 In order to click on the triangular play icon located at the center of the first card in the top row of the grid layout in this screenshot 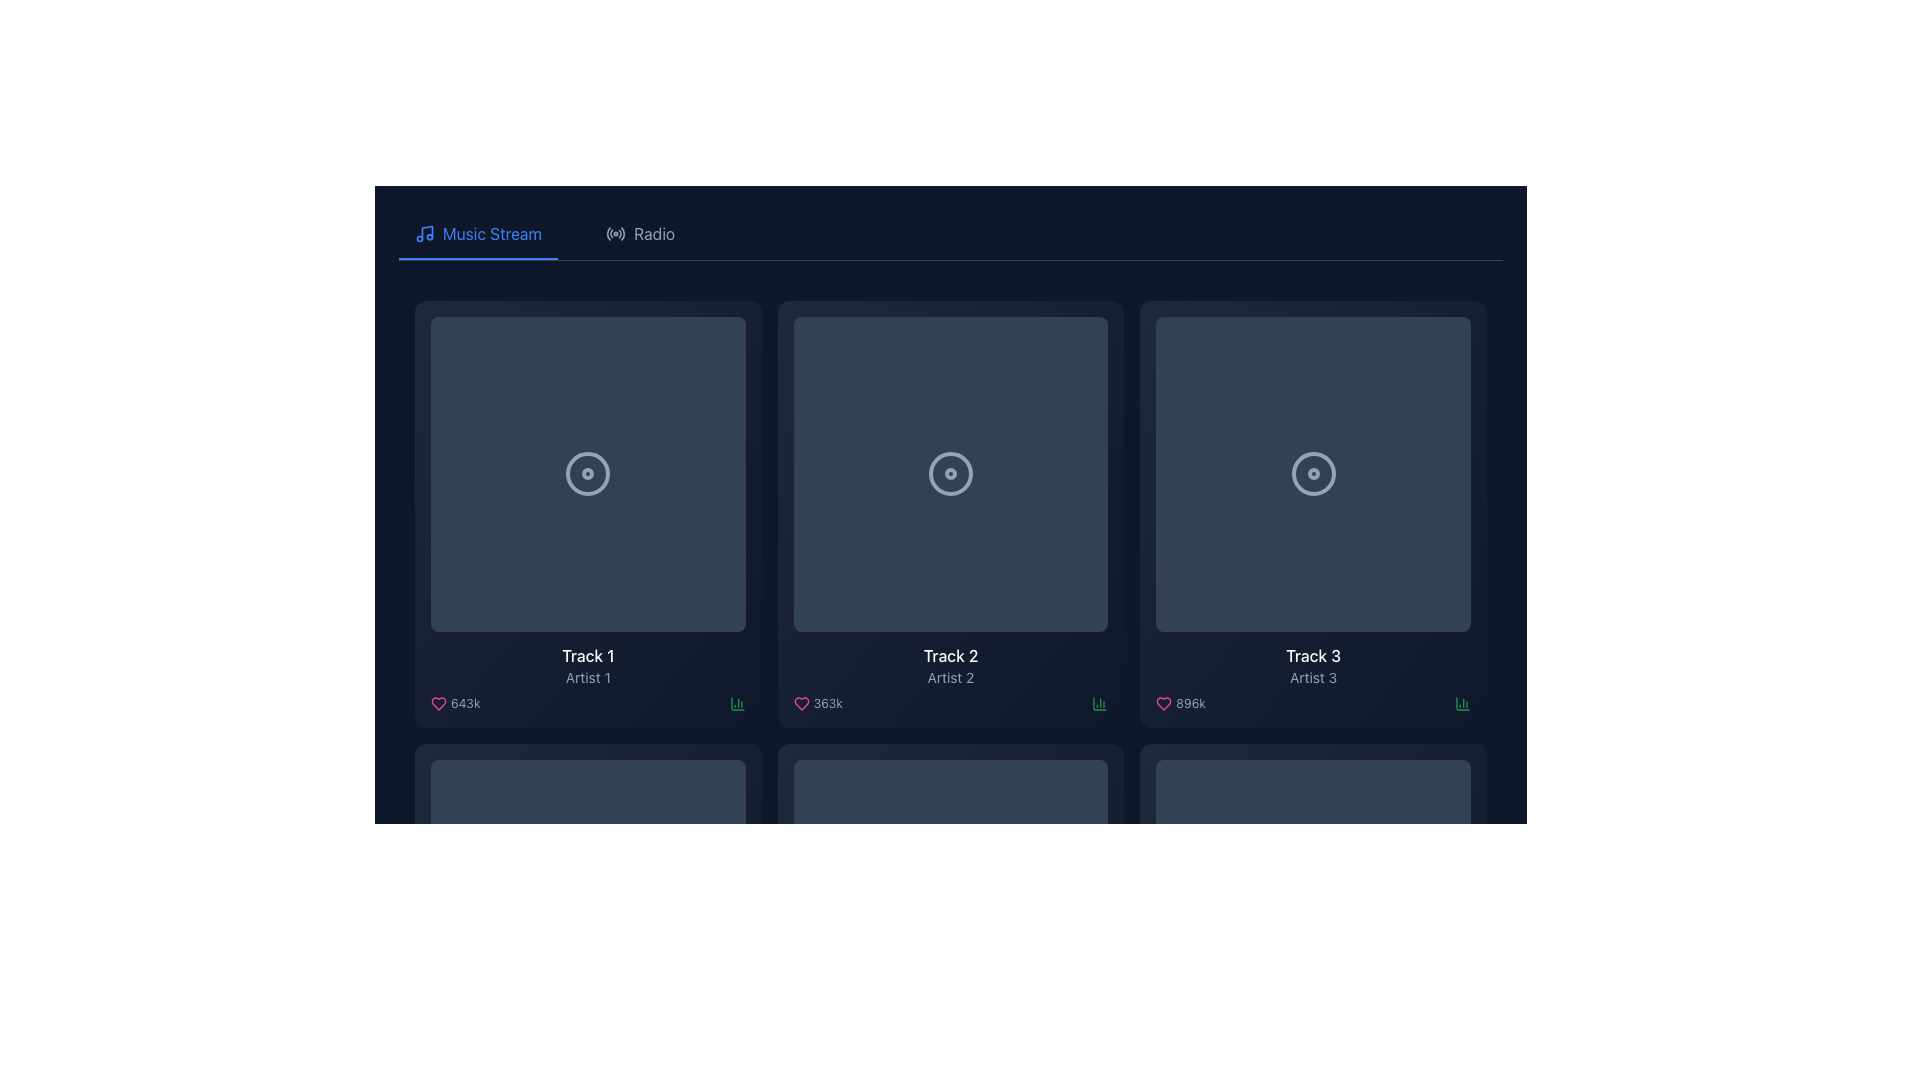, I will do `click(589, 474)`.